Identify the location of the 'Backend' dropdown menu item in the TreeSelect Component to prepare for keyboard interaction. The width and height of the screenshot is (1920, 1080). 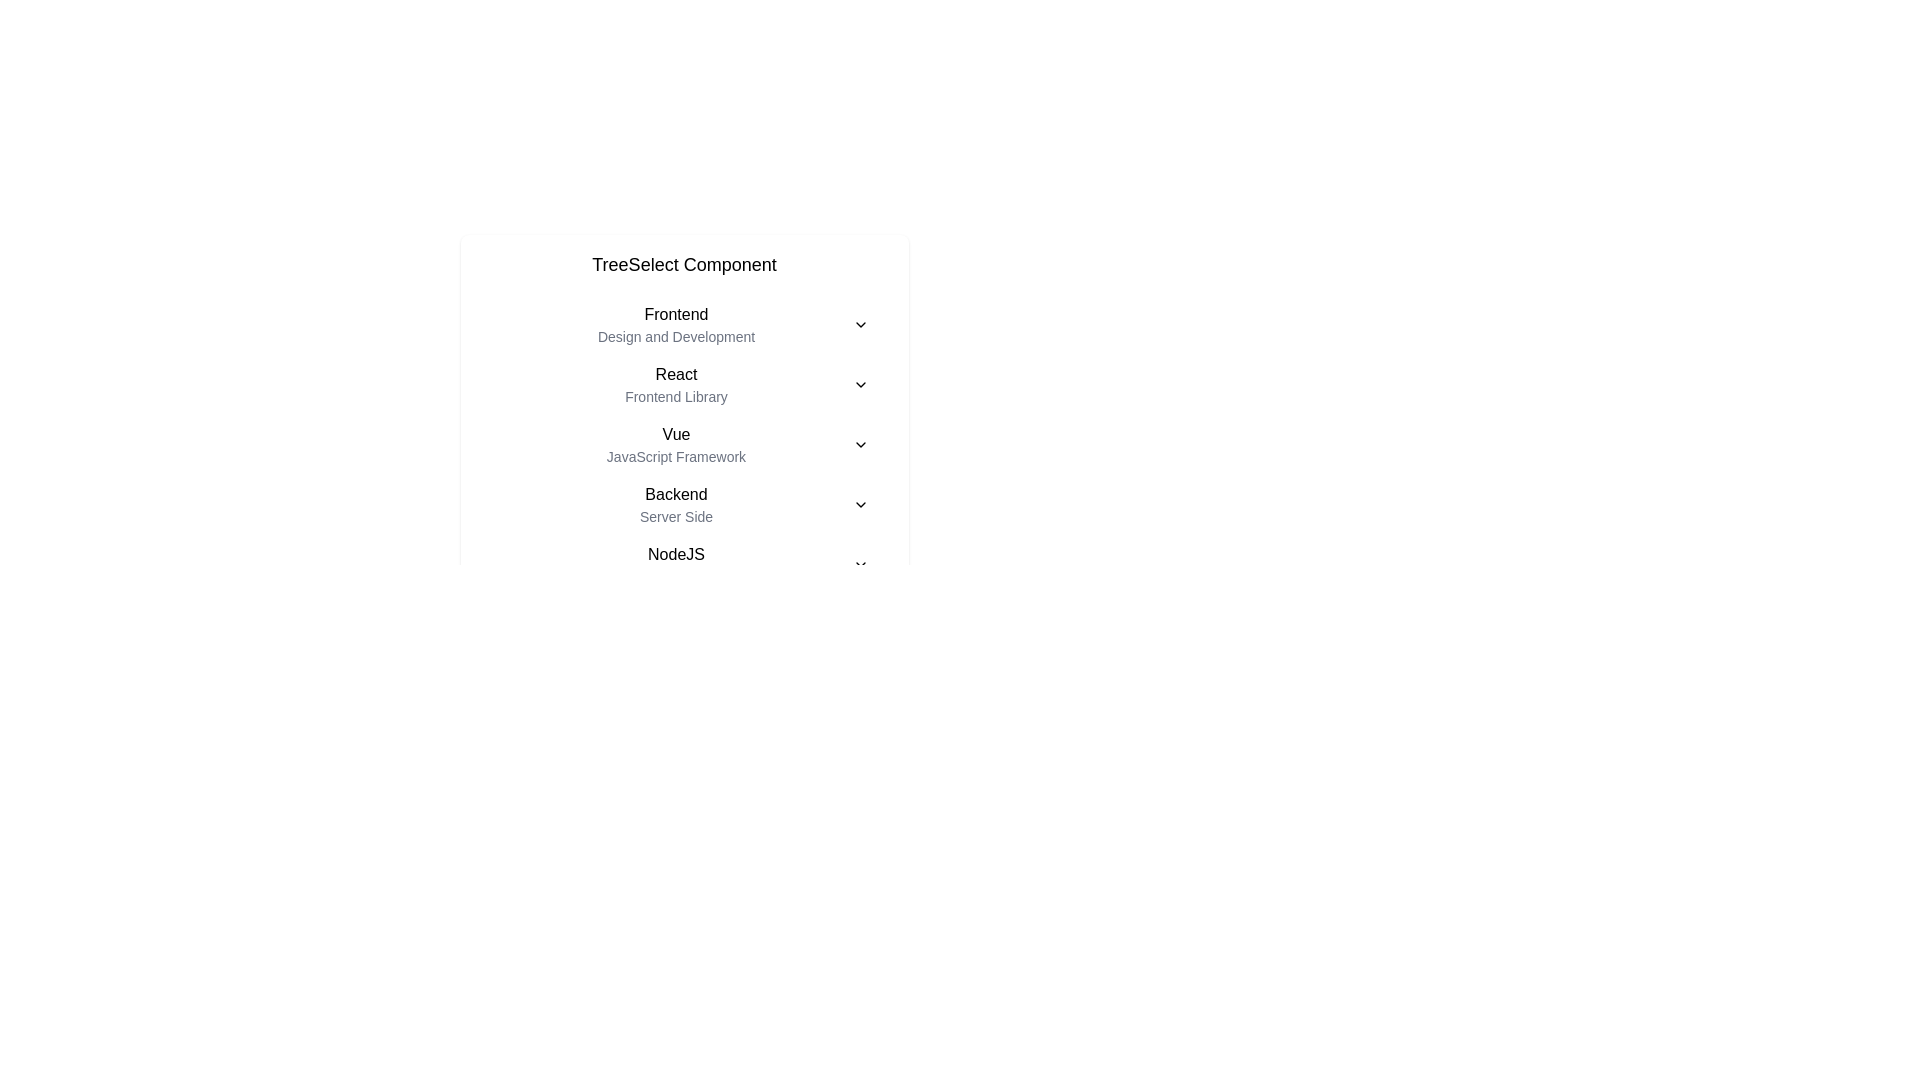
(684, 504).